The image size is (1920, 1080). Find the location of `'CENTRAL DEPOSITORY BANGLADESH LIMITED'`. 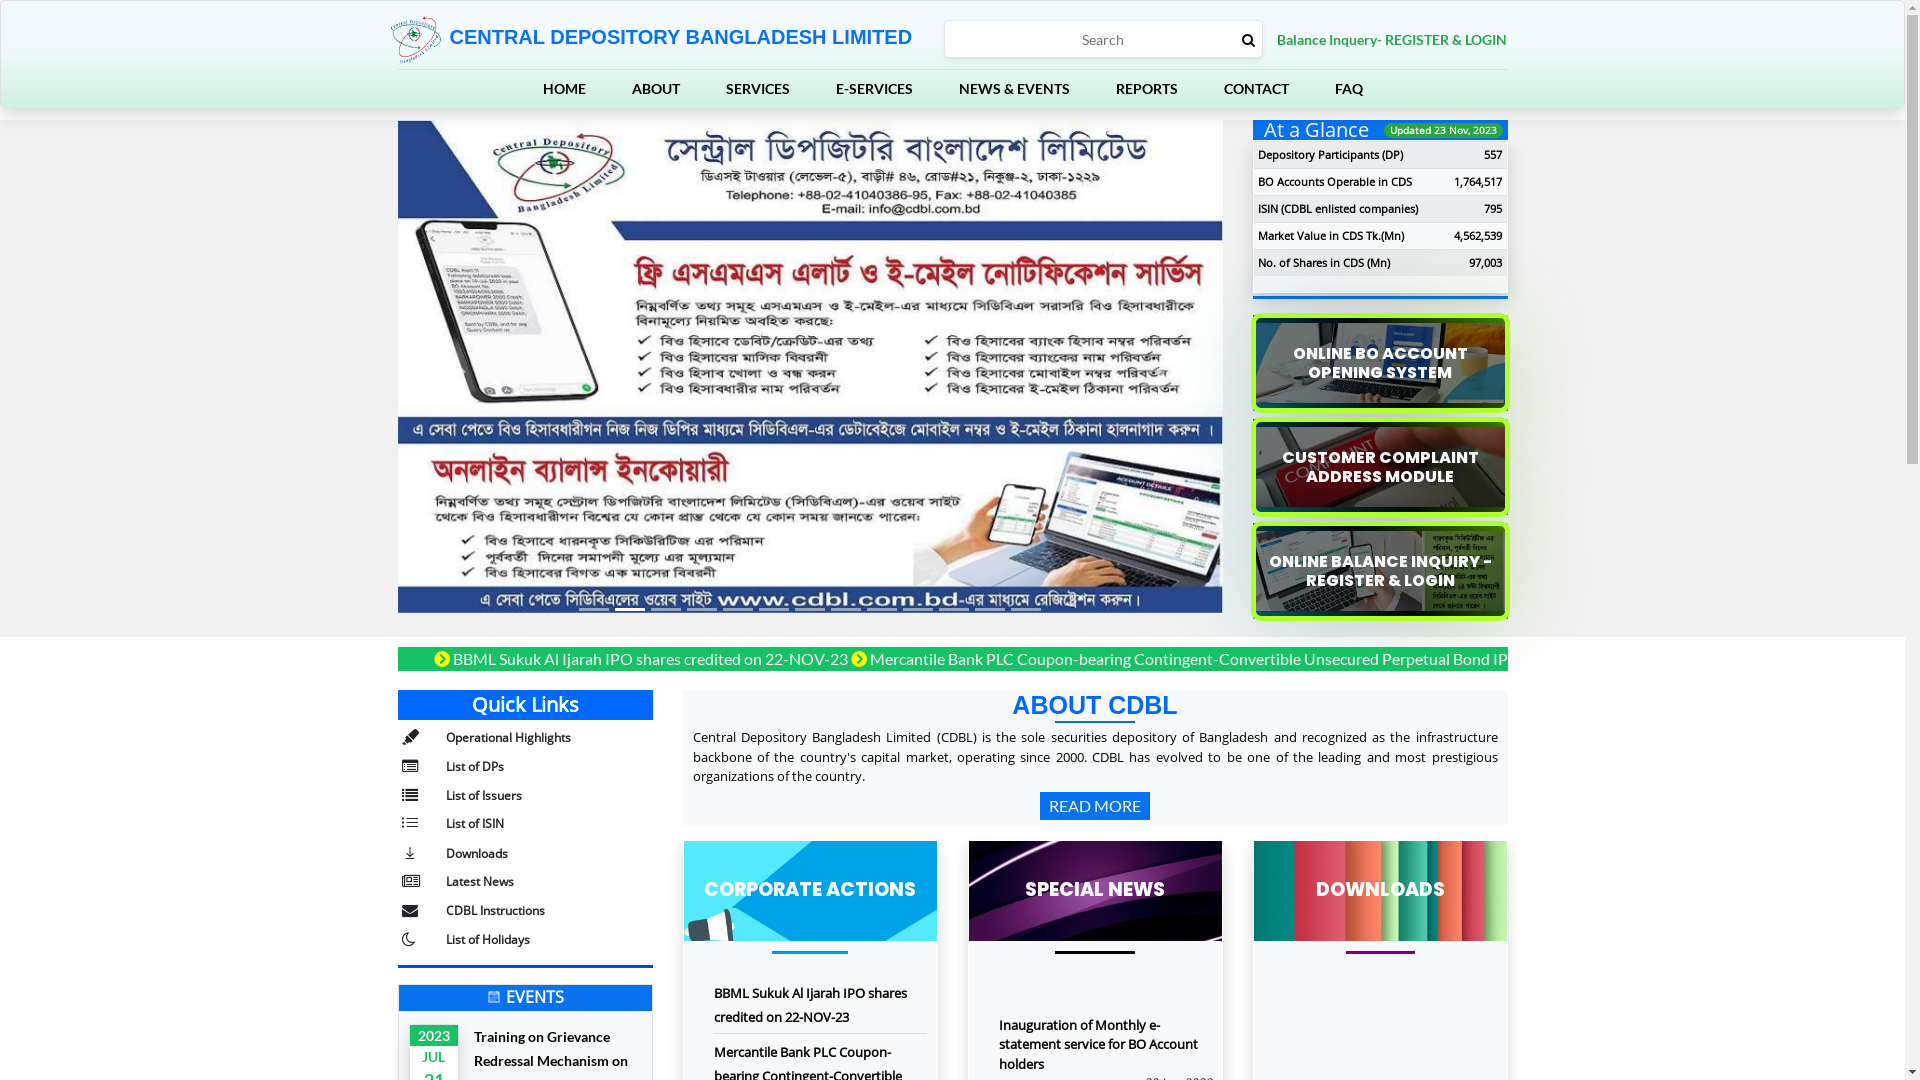

'CENTRAL DEPOSITORY BANGLADESH LIMITED' is located at coordinates (651, 38).